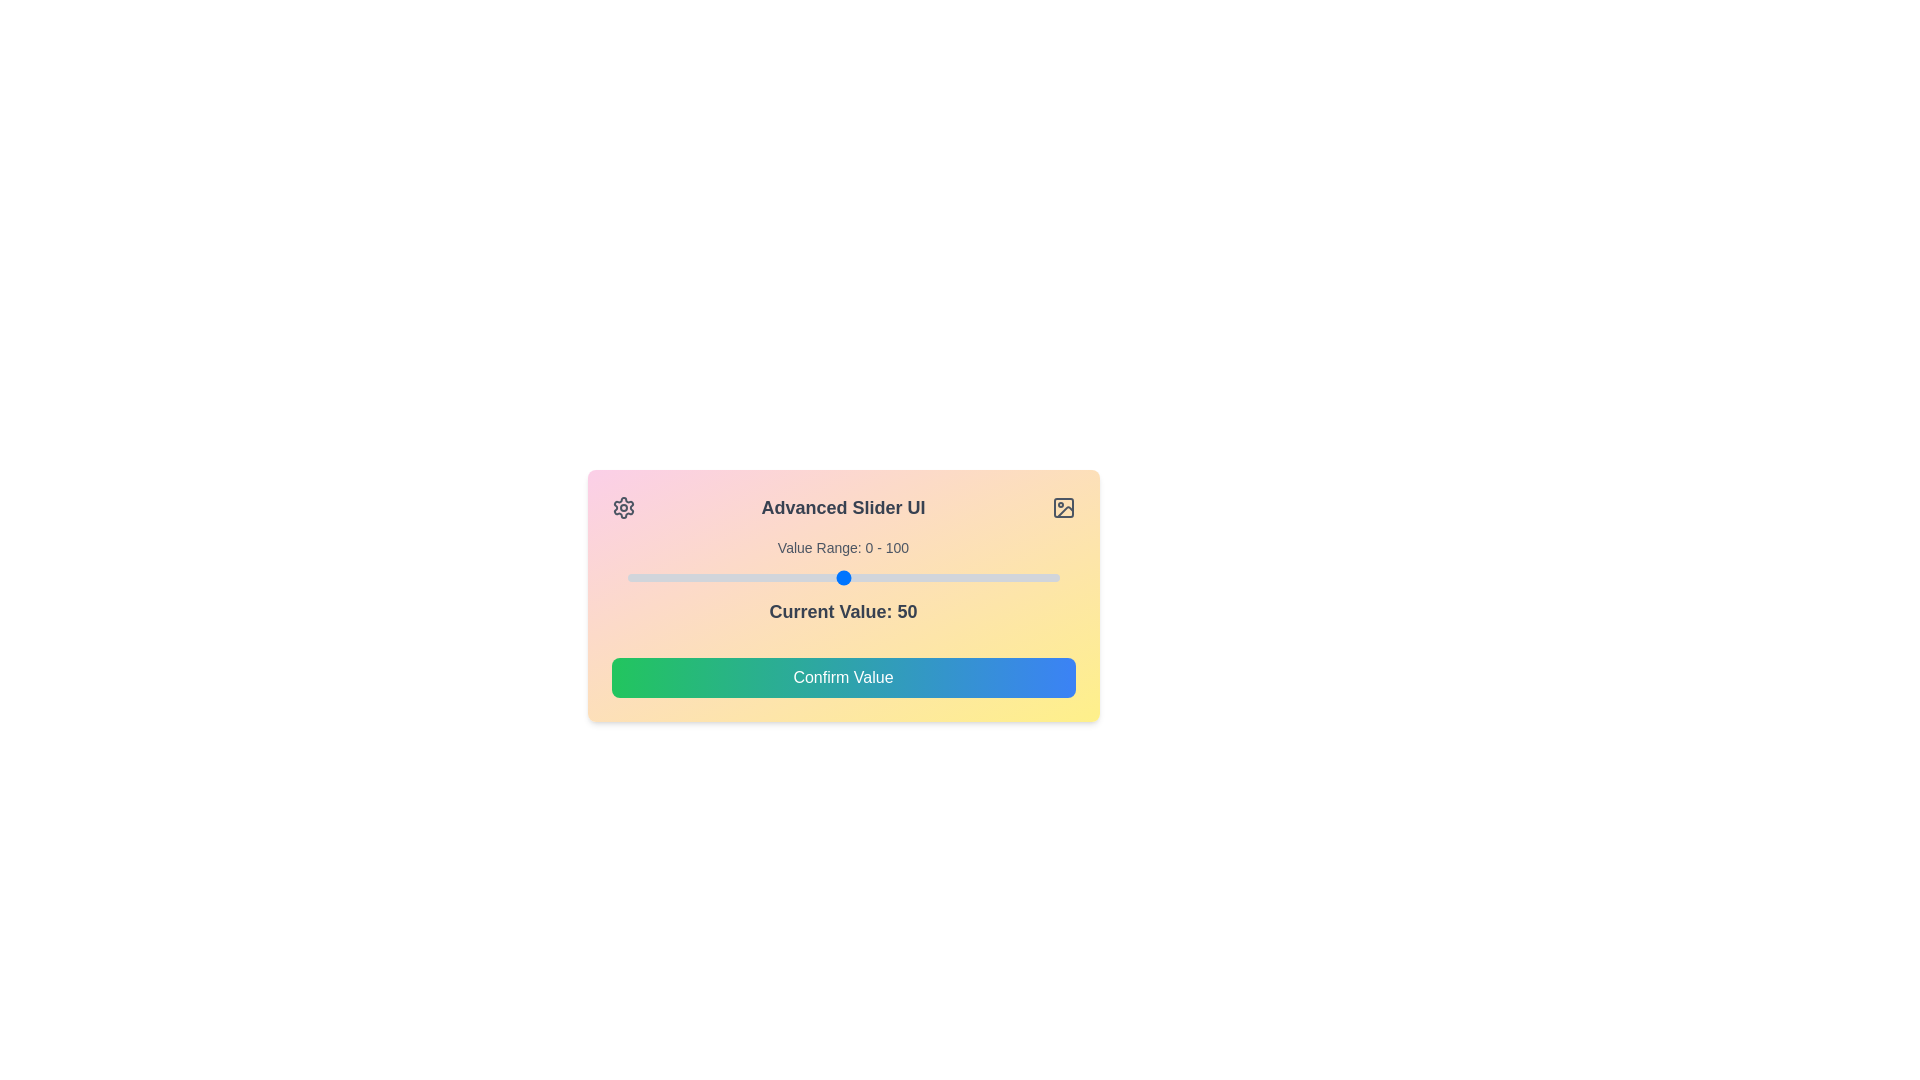  What do you see at coordinates (679, 578) in the screenshot?
I see `the slider to set its value to 12` at bounding box center [679, 578].